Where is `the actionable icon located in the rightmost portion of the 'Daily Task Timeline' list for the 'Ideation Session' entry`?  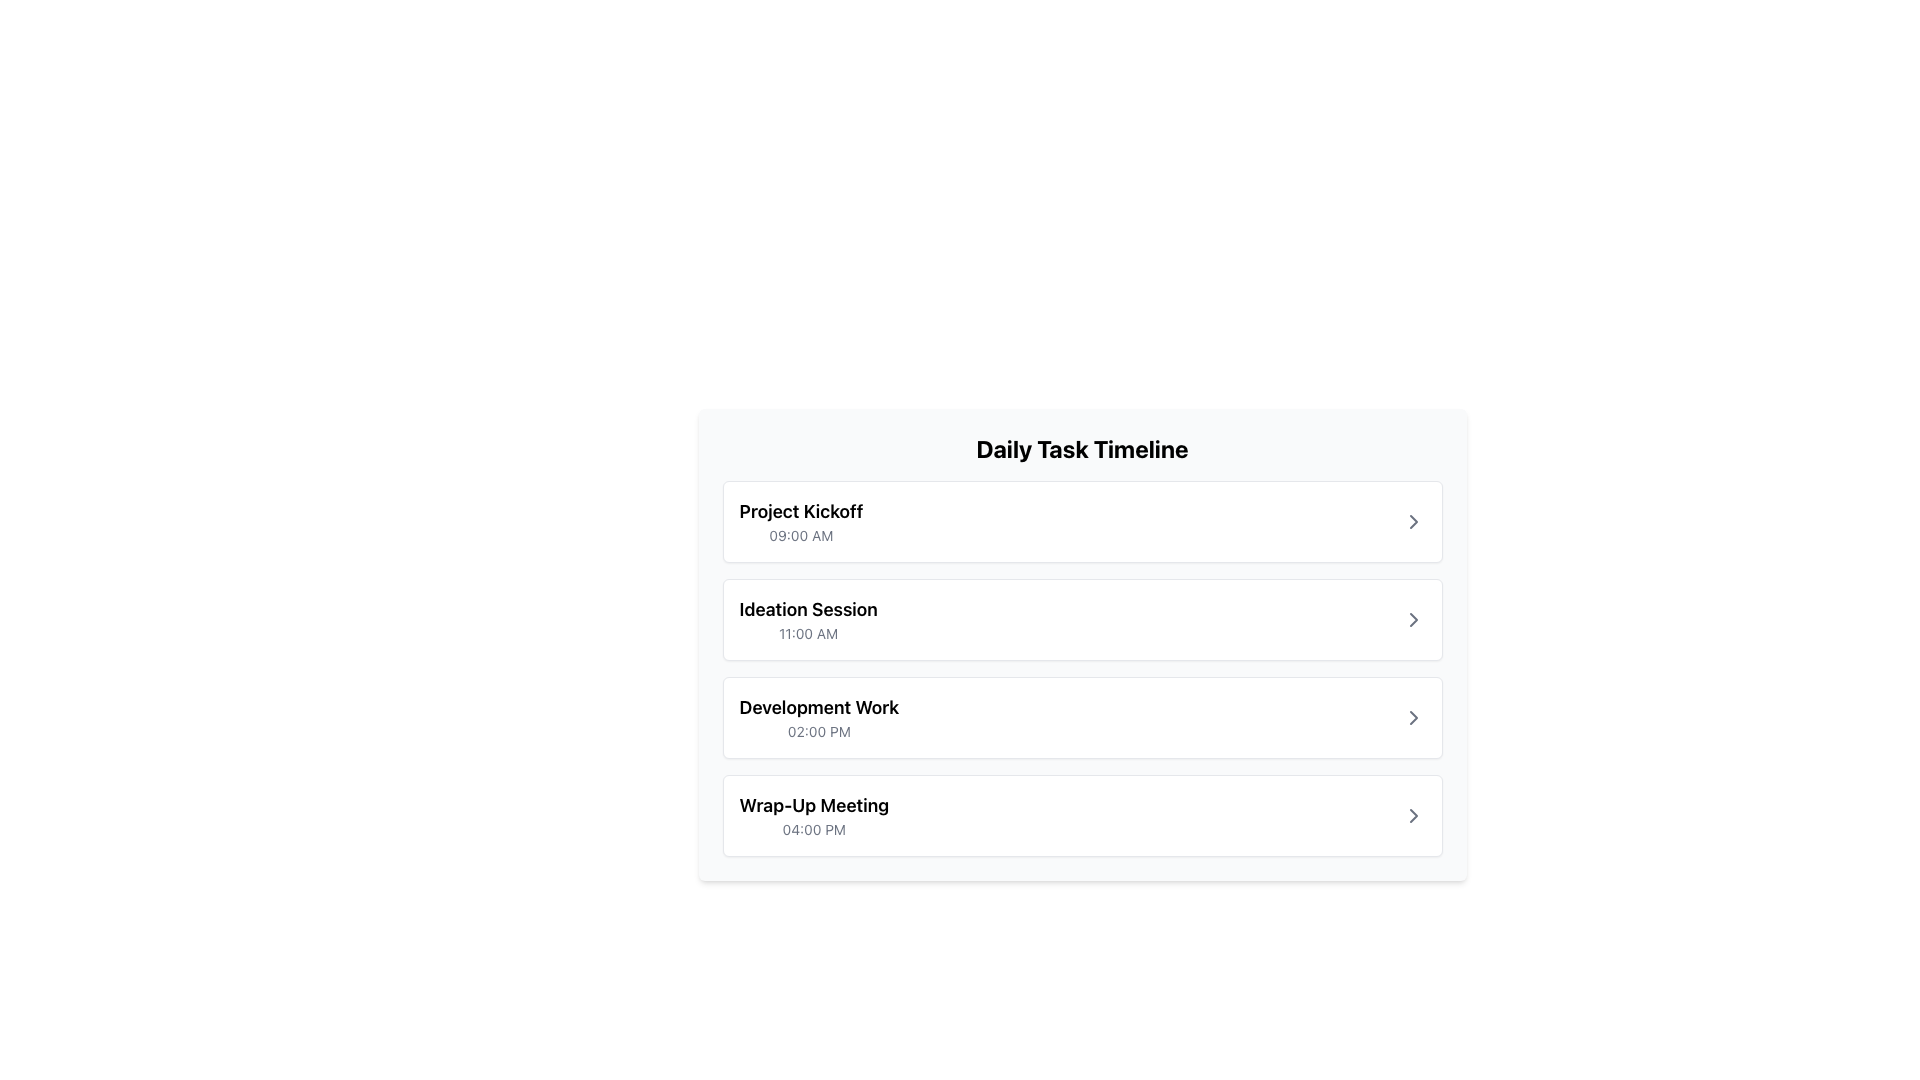 the actionable icon located in the rightmost portion of the 'Daily Task Timeline' list for the 'Ideation Session' entry is located at coordinates (1412, 619).